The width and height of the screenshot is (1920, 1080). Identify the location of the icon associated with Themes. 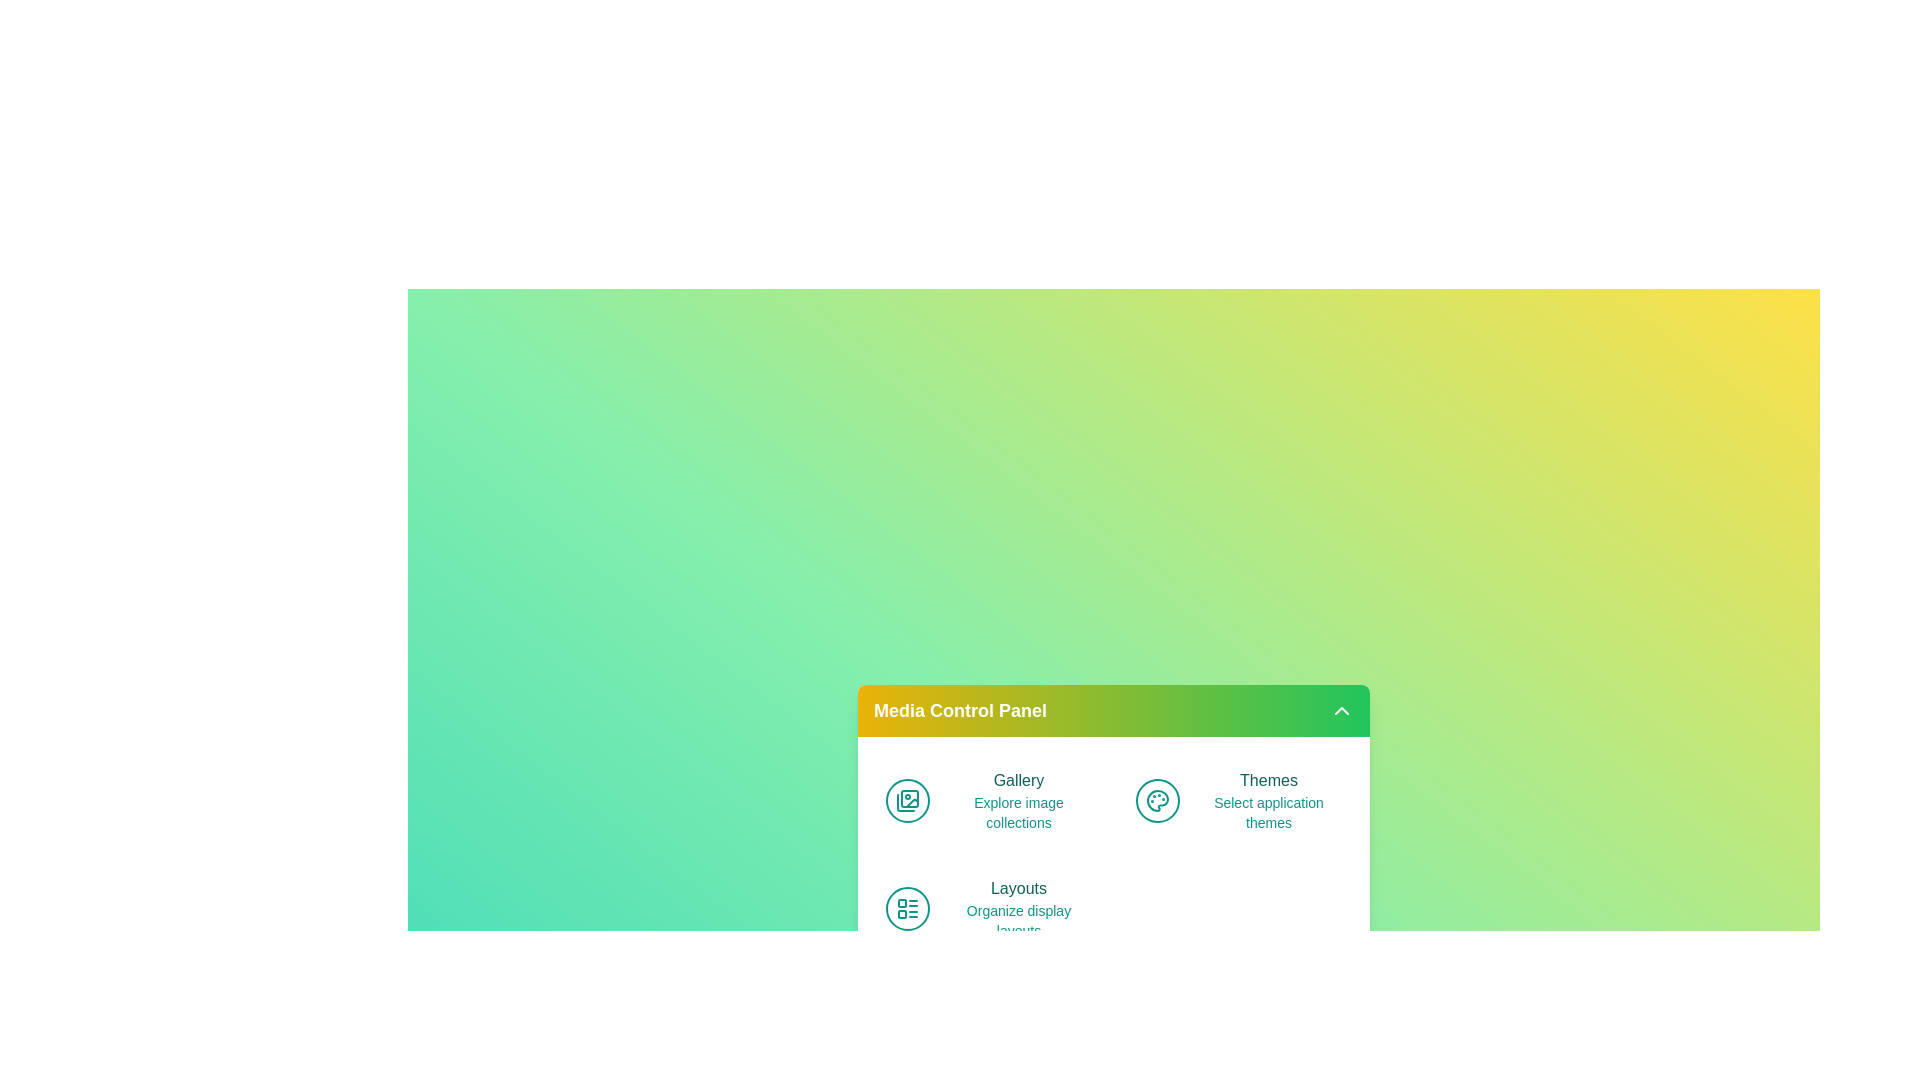
(1157, 800).